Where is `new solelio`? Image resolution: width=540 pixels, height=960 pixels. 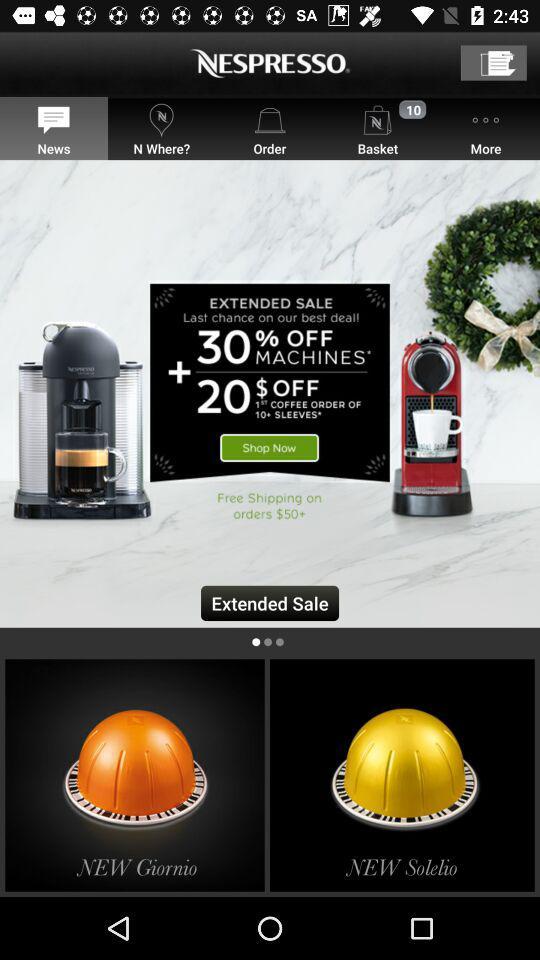 new solelio is located at coordinates (402, 774).